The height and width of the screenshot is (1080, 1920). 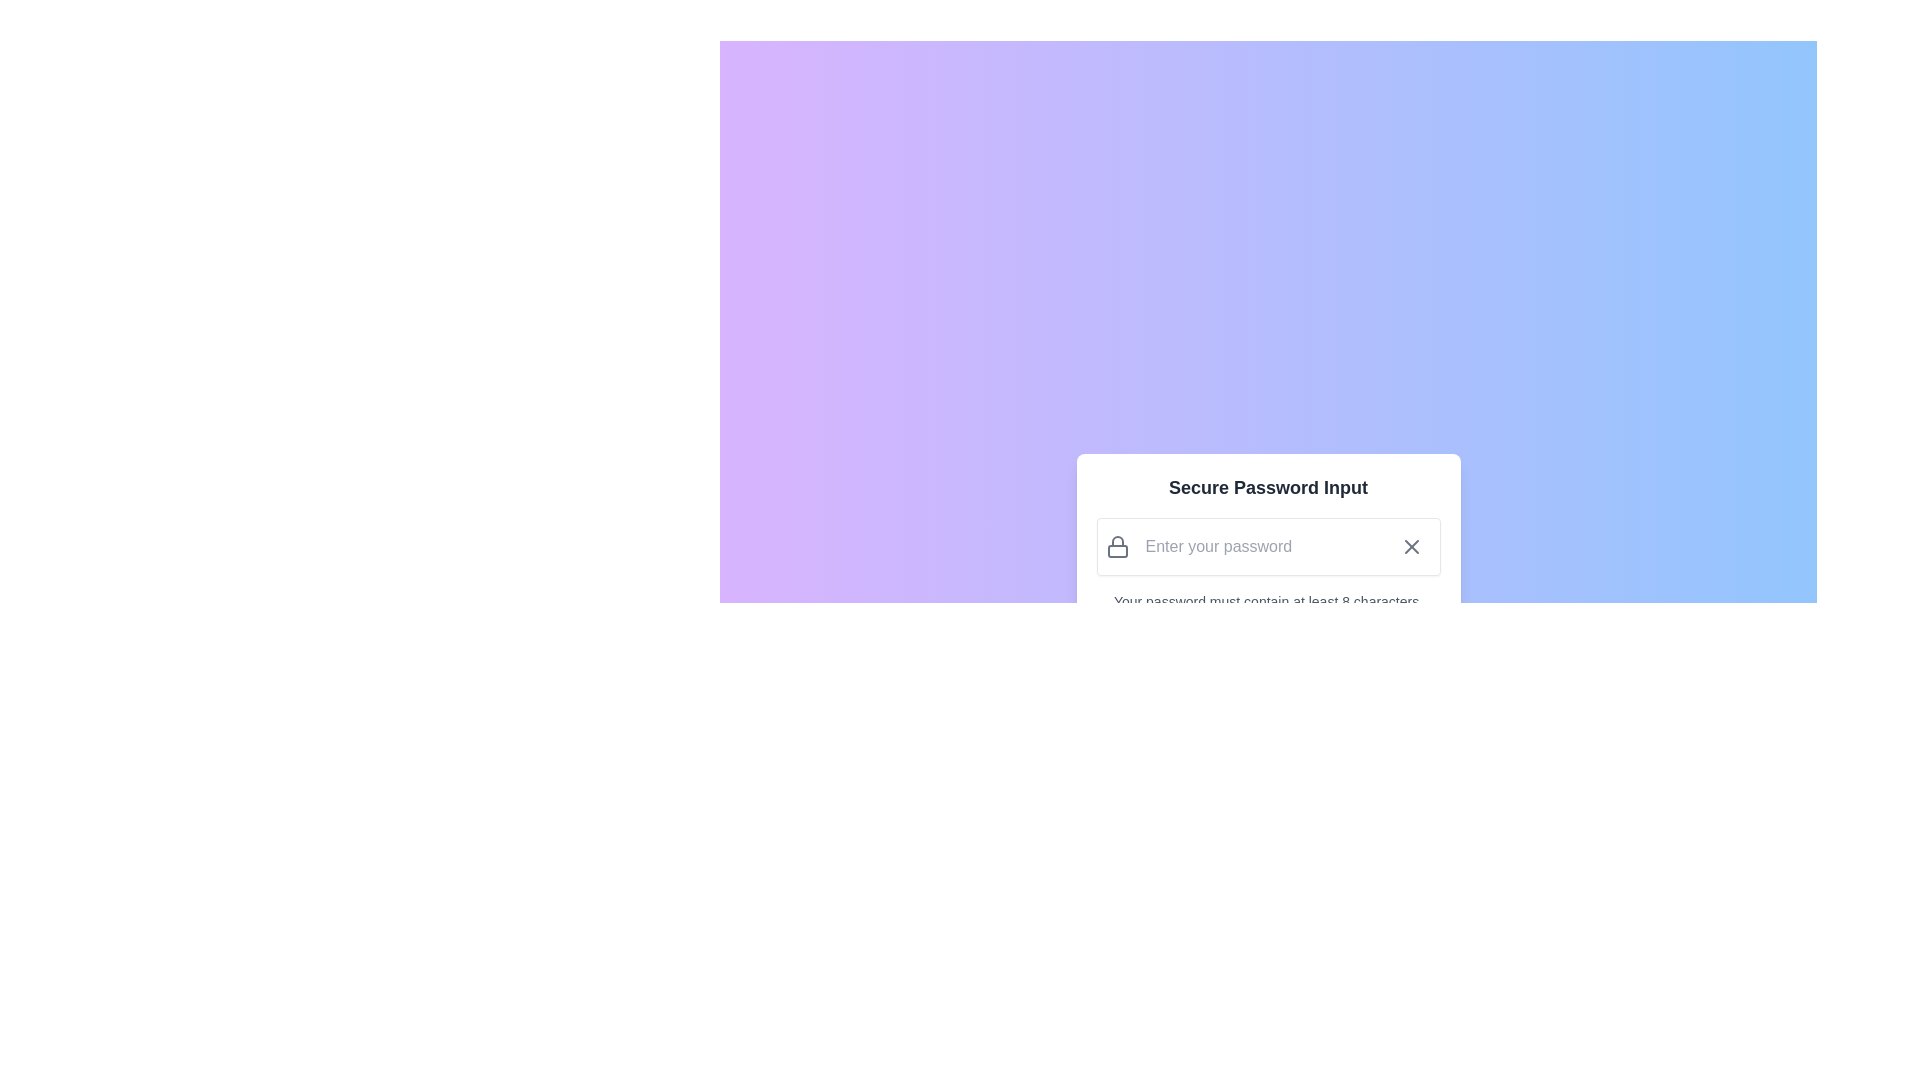 I want to click on the lower part of the lock icon symbol inside the 'Secure Password Input' component, which represents the lock symbol's body, so click(x=1116, y=551).